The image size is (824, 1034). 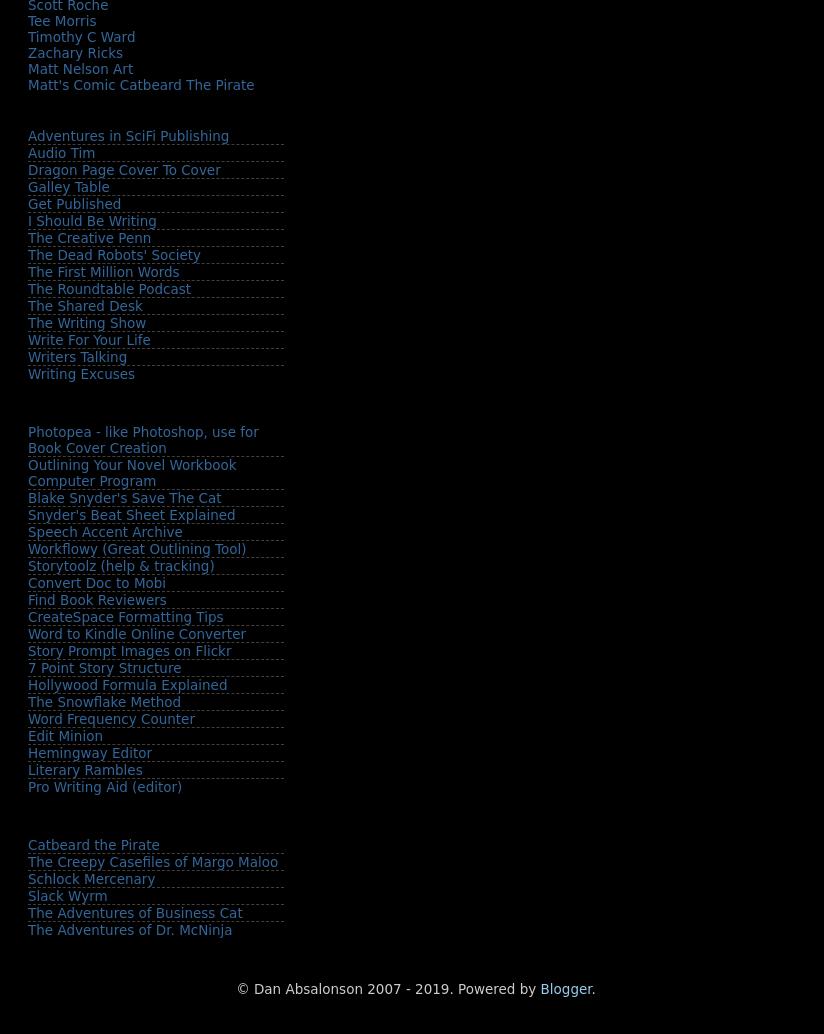 I want to click on '7 Point Story Structure', so click(x=104, y=667).